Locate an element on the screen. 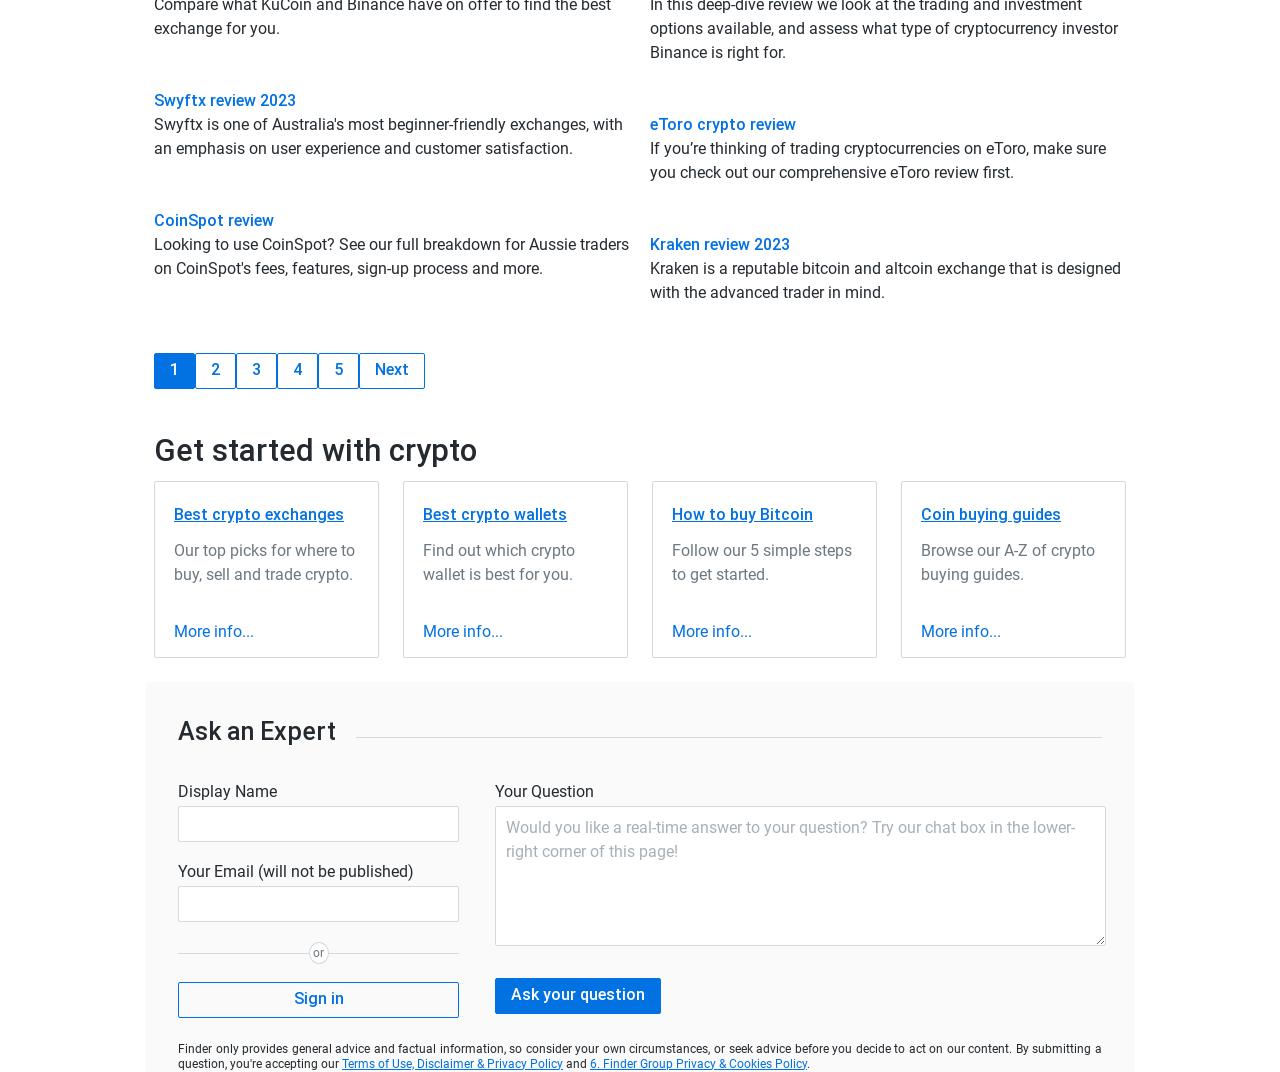 The image size is (1280, 1072). 'Best crypto wallets' is located at coordinates (494, 513).